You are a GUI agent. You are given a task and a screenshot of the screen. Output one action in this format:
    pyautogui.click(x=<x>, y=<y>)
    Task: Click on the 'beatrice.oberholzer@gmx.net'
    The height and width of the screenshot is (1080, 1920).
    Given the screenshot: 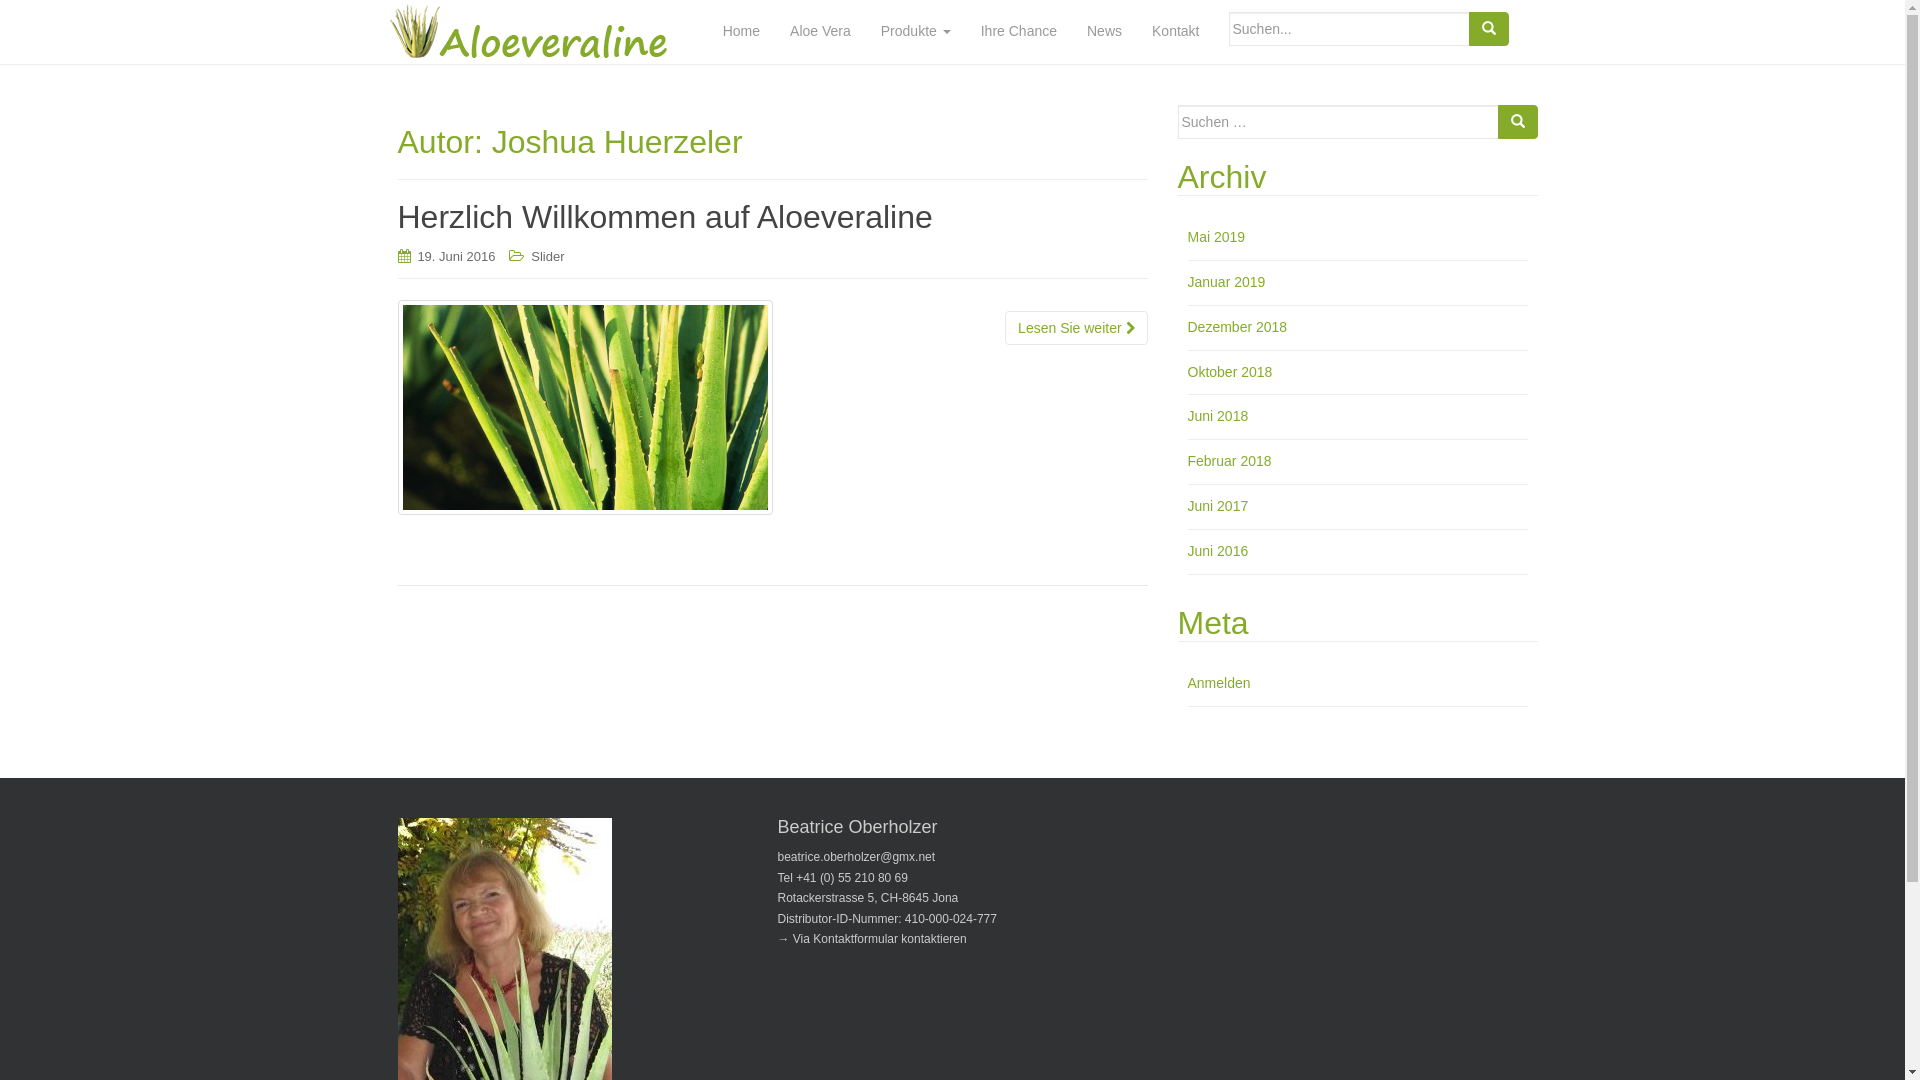 What is the action you would take?
    pyautogui.click(x=857, y=855)
    